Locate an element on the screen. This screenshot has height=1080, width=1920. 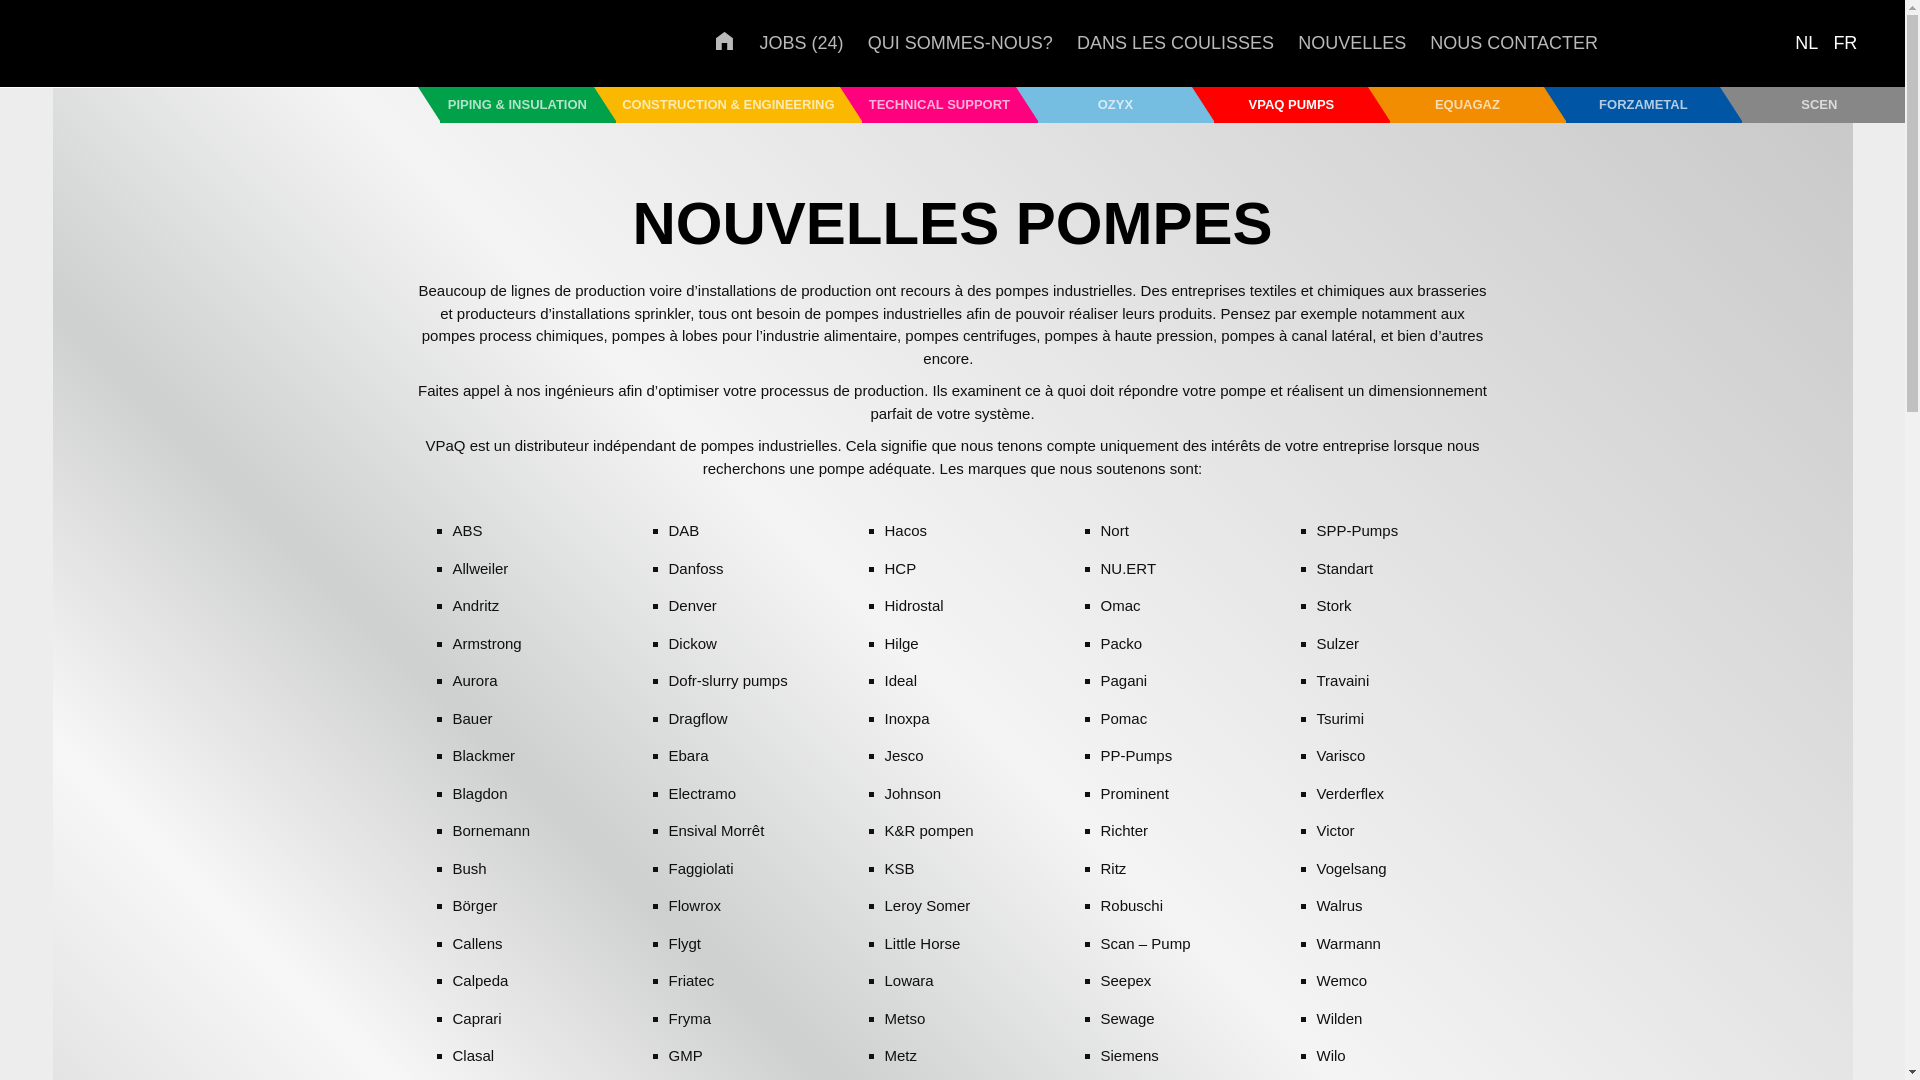
'EQUAGAZ' is located at coordinates (1389, 104).